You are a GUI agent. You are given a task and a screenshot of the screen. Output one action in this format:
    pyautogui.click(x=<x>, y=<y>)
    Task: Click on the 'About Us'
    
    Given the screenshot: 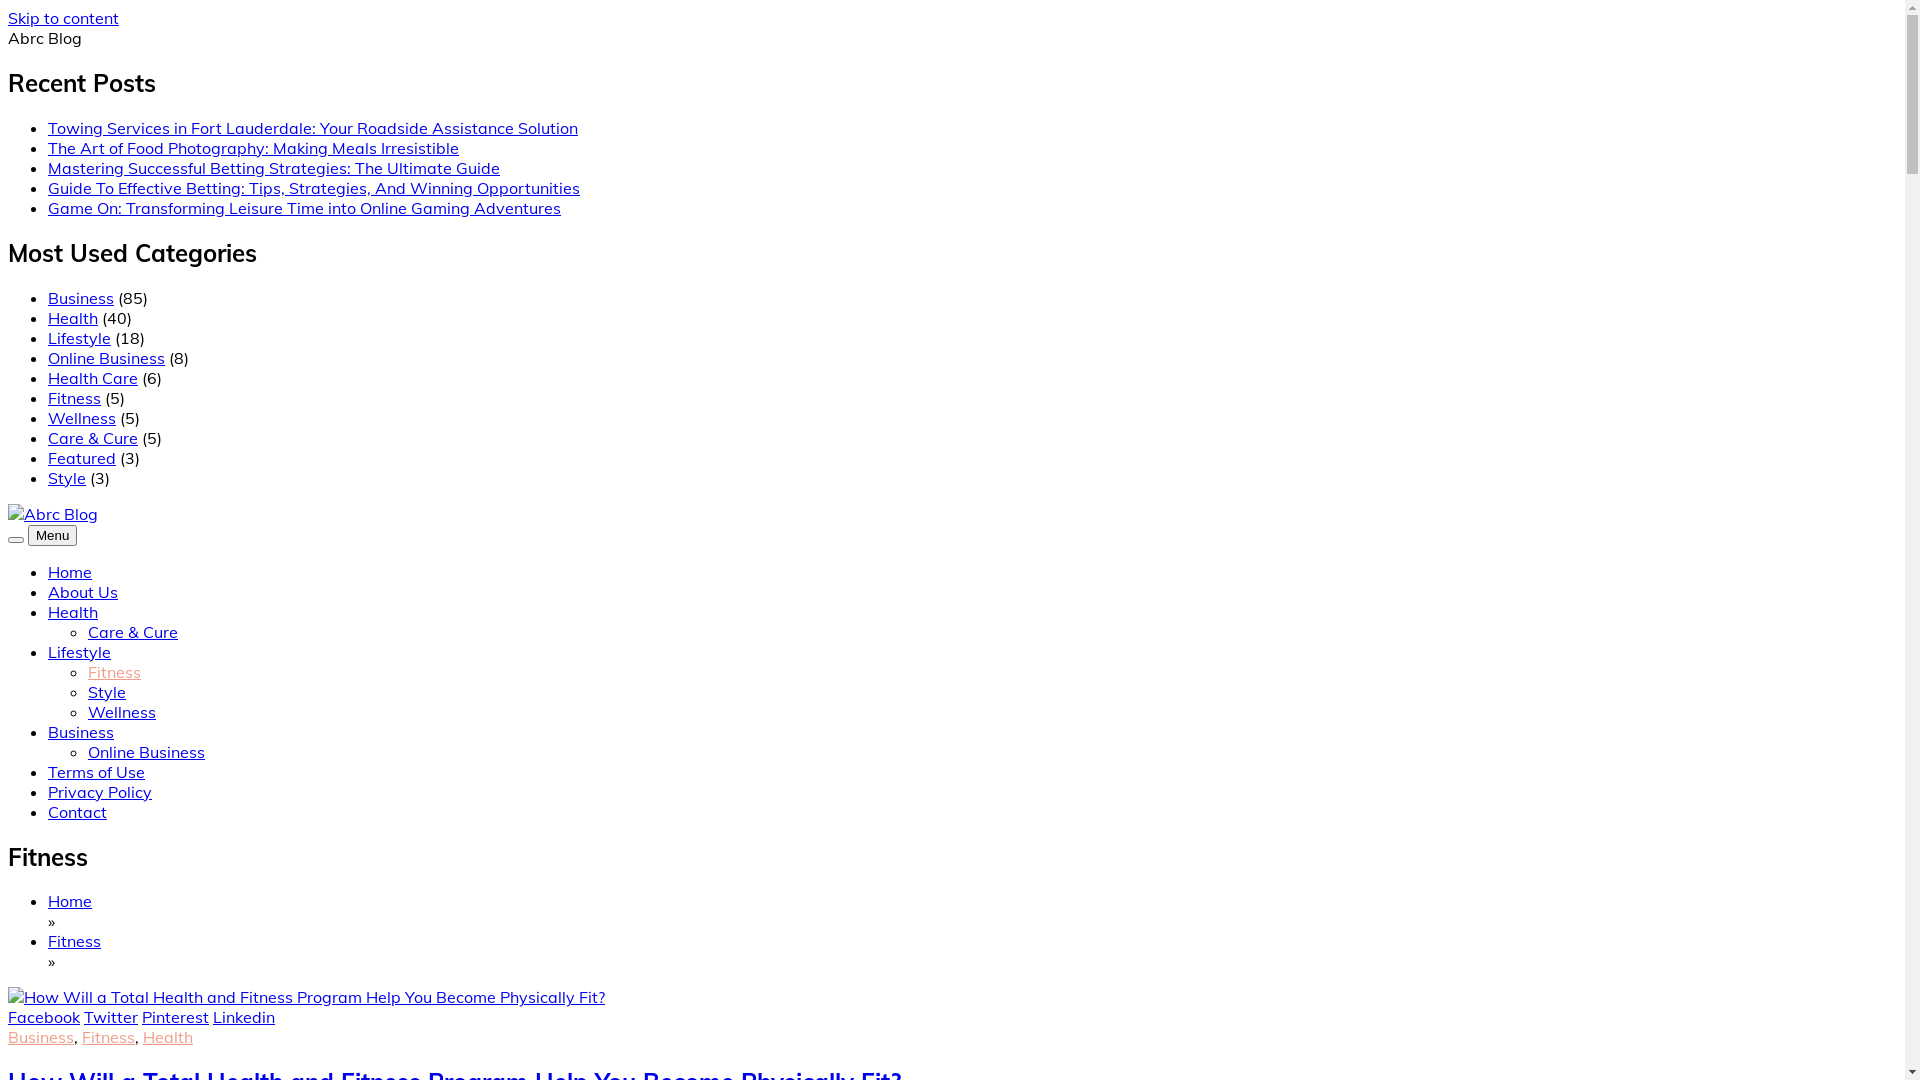 What is the action you would take?
    pyautogui.click(x=48, y=590)
    